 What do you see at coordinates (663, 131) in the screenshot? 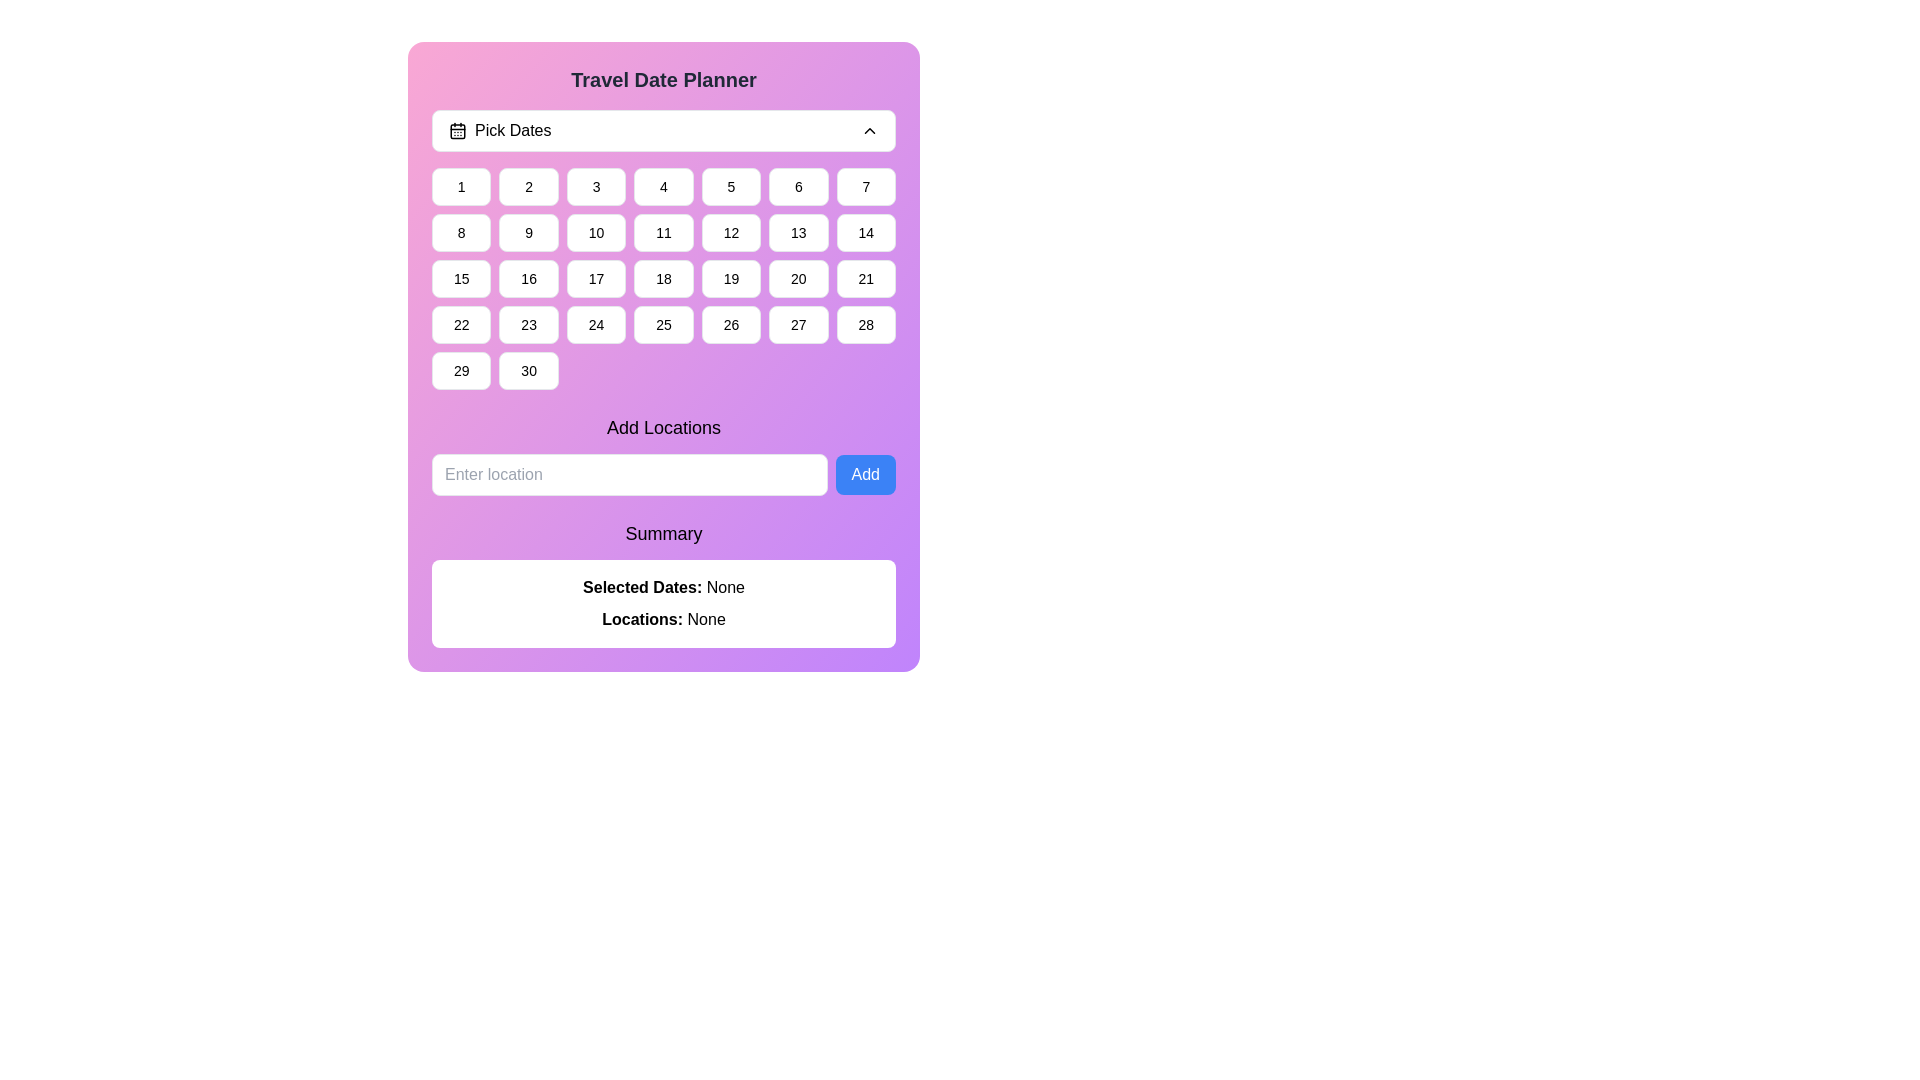
I see `the Dropdown menu trigger located directly below the title 'Travel Date Planner'` at bounding box center [663, 131].